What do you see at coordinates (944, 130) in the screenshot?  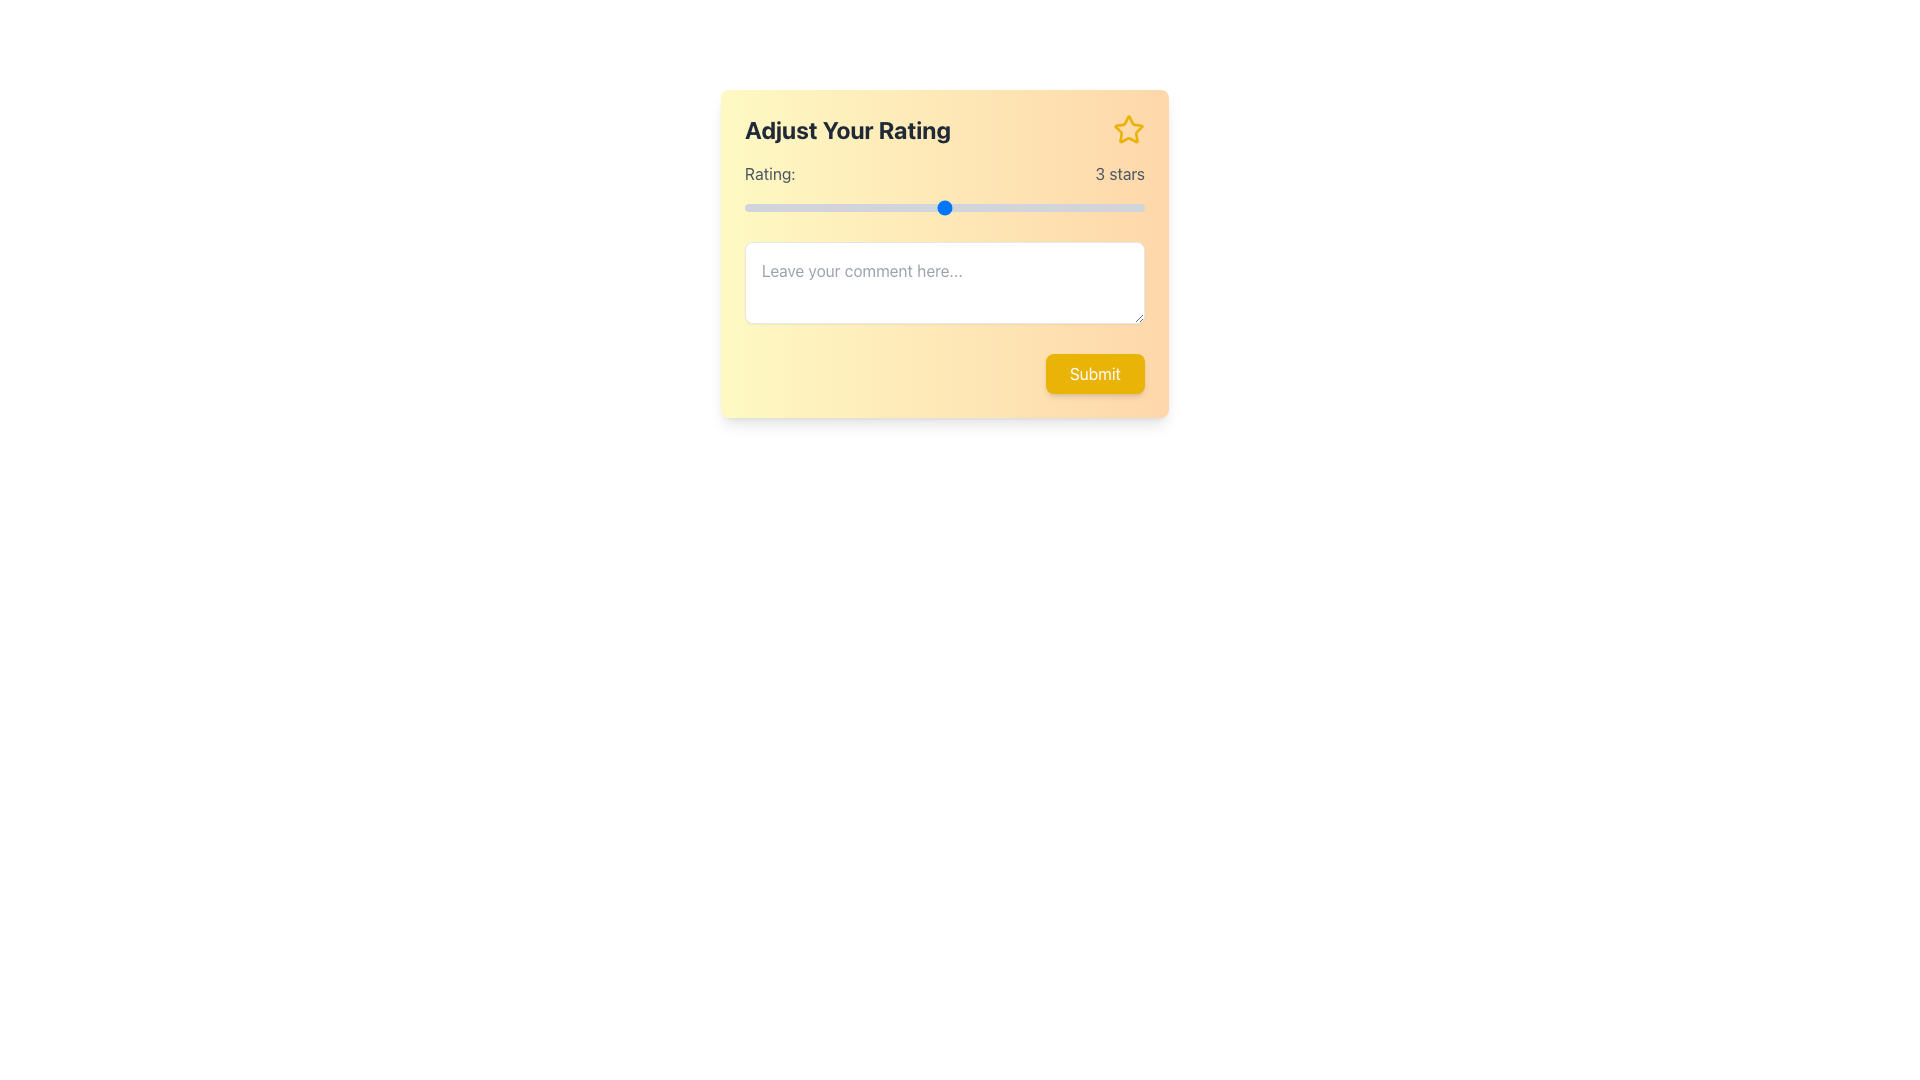 I see `the text 'Adjust Your Rating' in the static header at the top of the card` at bounding box center [944, 130].